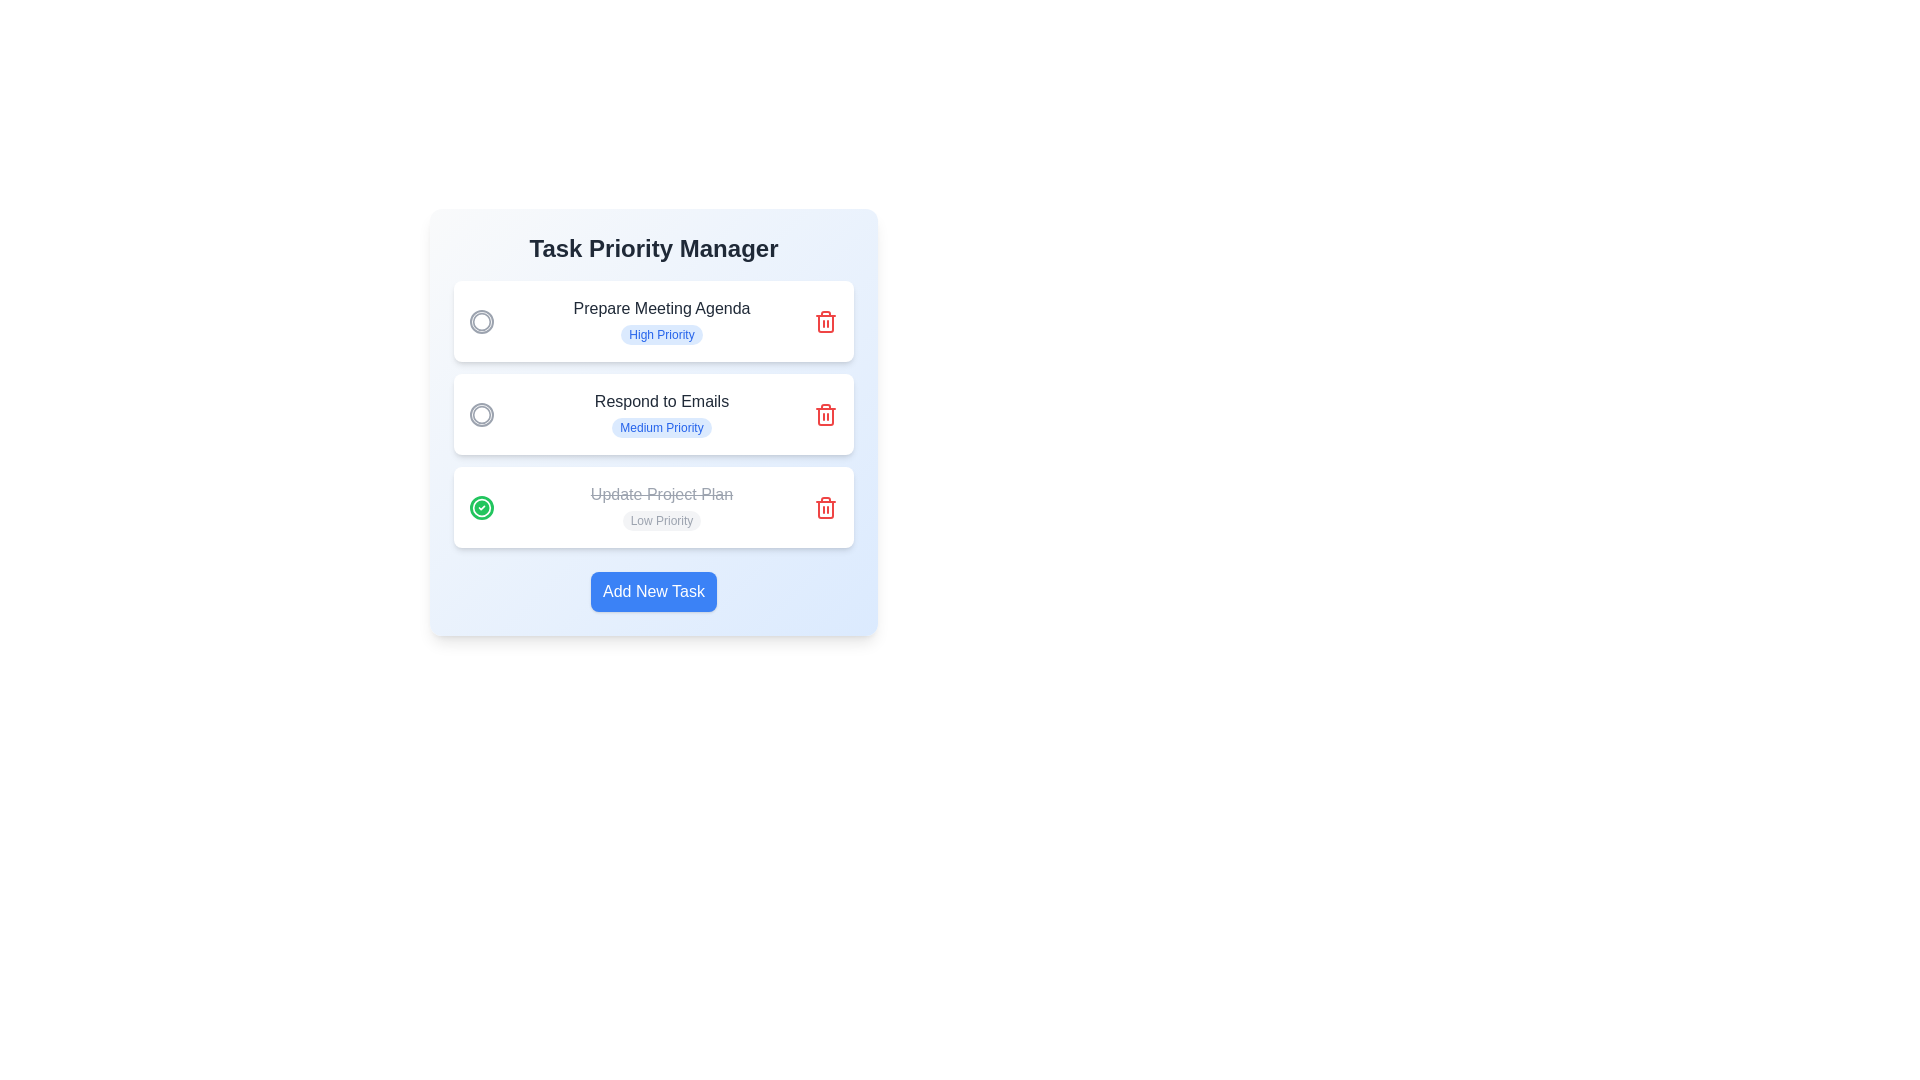  I want to click on the circular icon outlined with a thin gray border in the second position of the 'Task Priority Manager' interface, so click(481, 320).